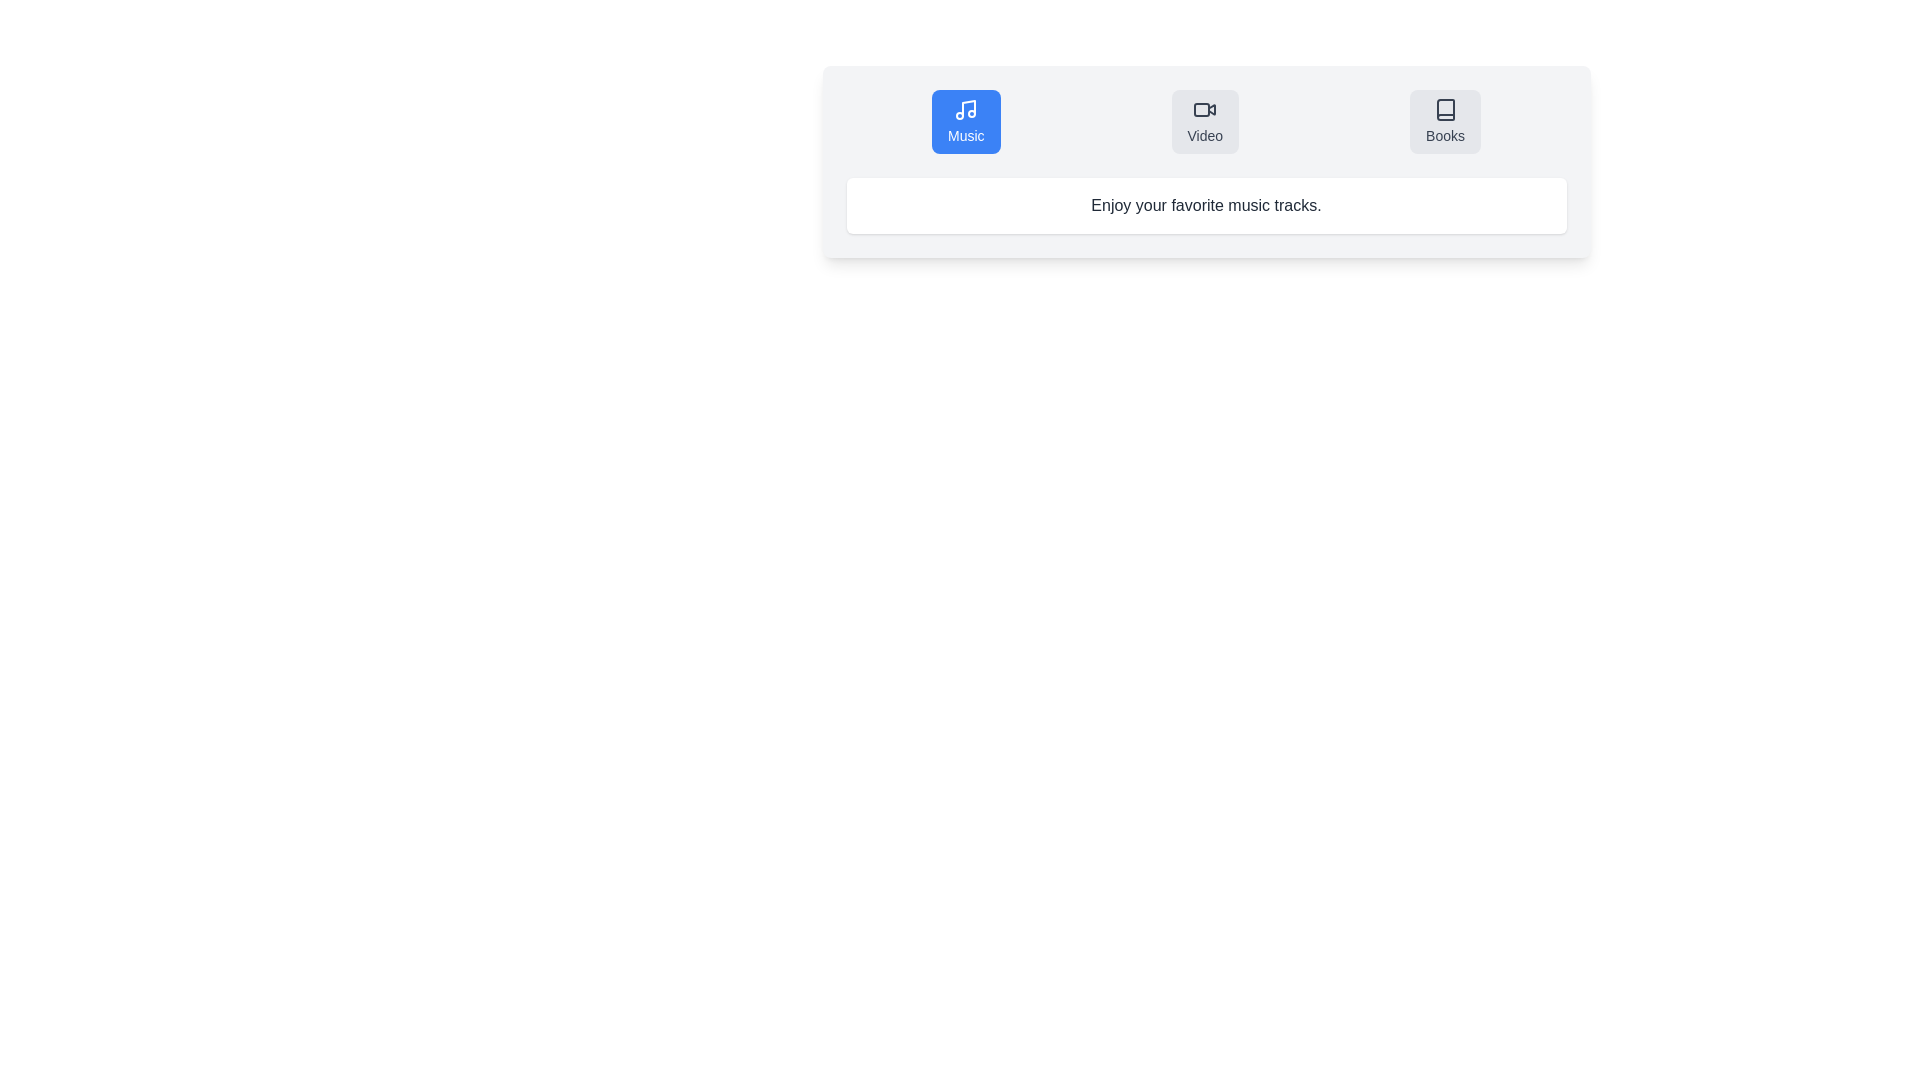  Describe the element at coordinates (969, 108) in the screenshot. I see `the music note icon represented by a vertical line and a rounded note shape in the top-left segment of the interface within the 'Music' box` at that location.